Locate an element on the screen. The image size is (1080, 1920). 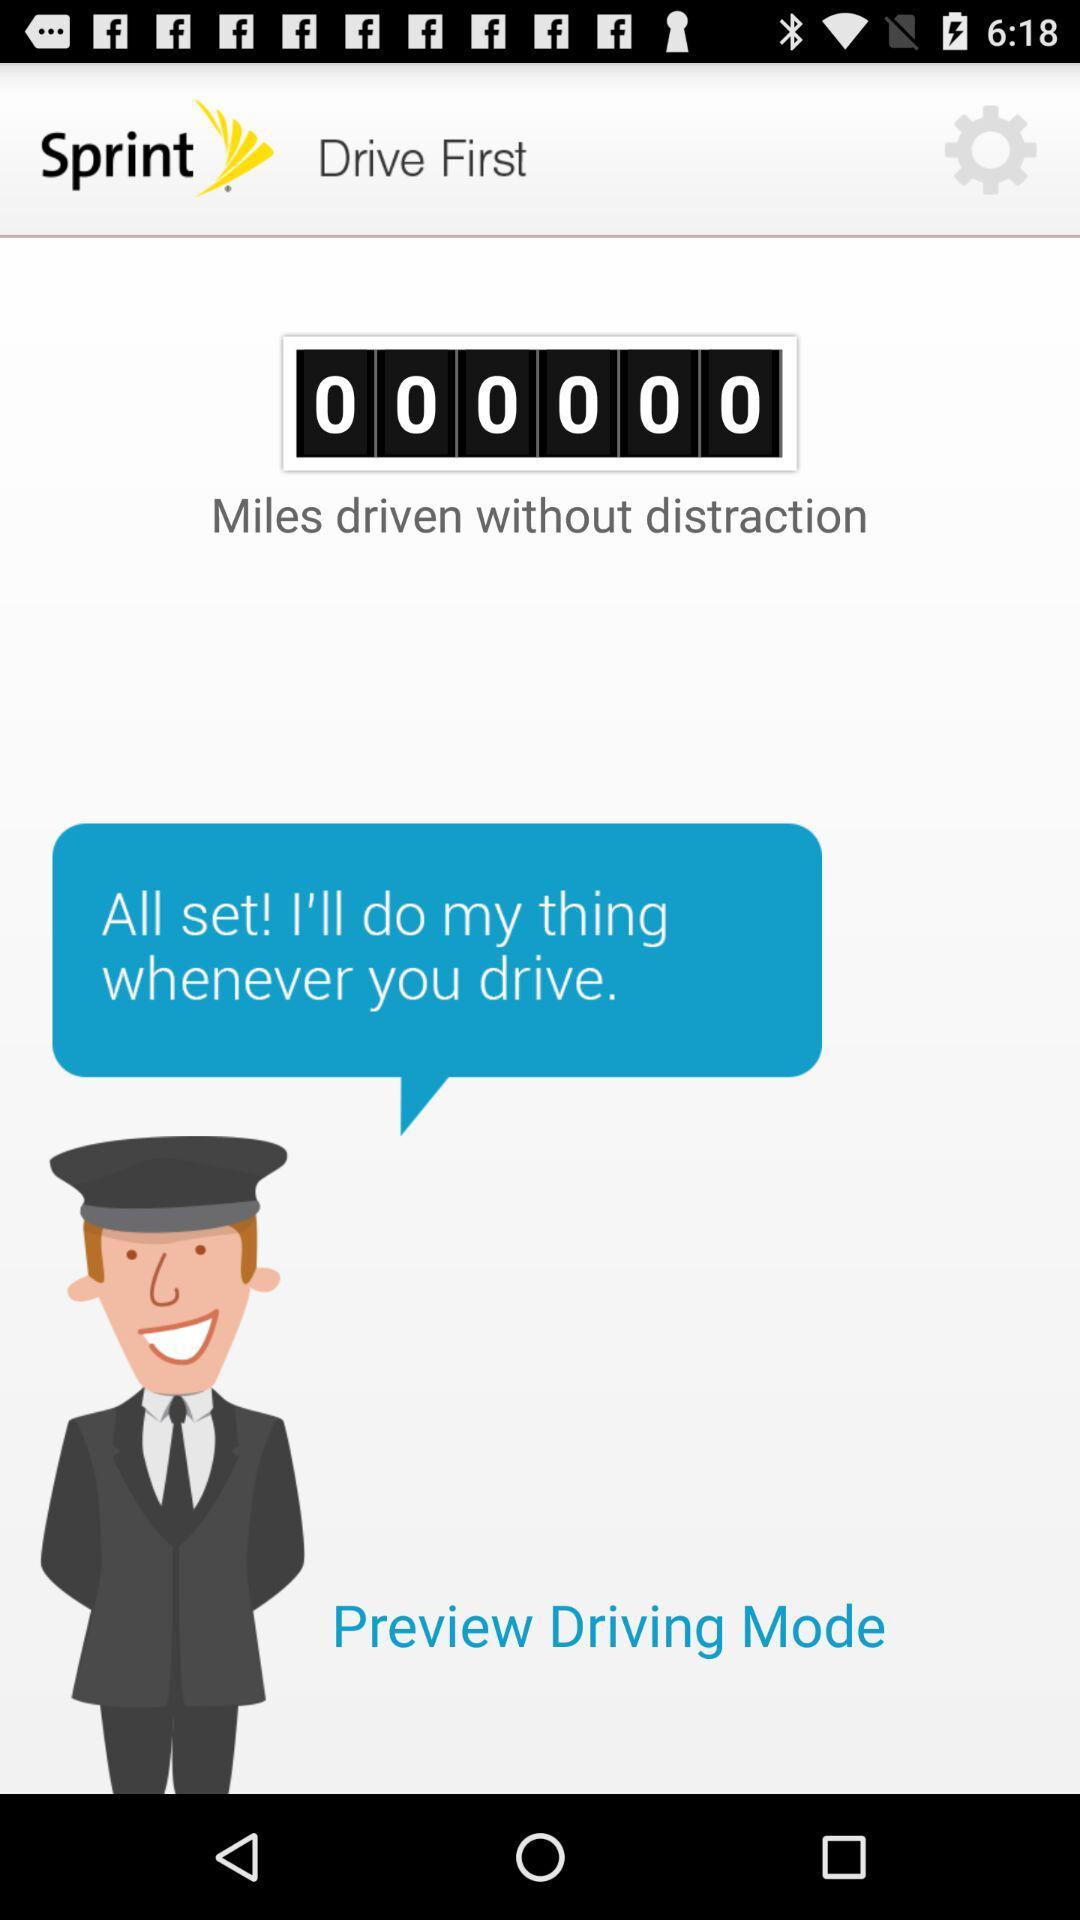
the preview driving mode item is located at coordinates (608, 1624).